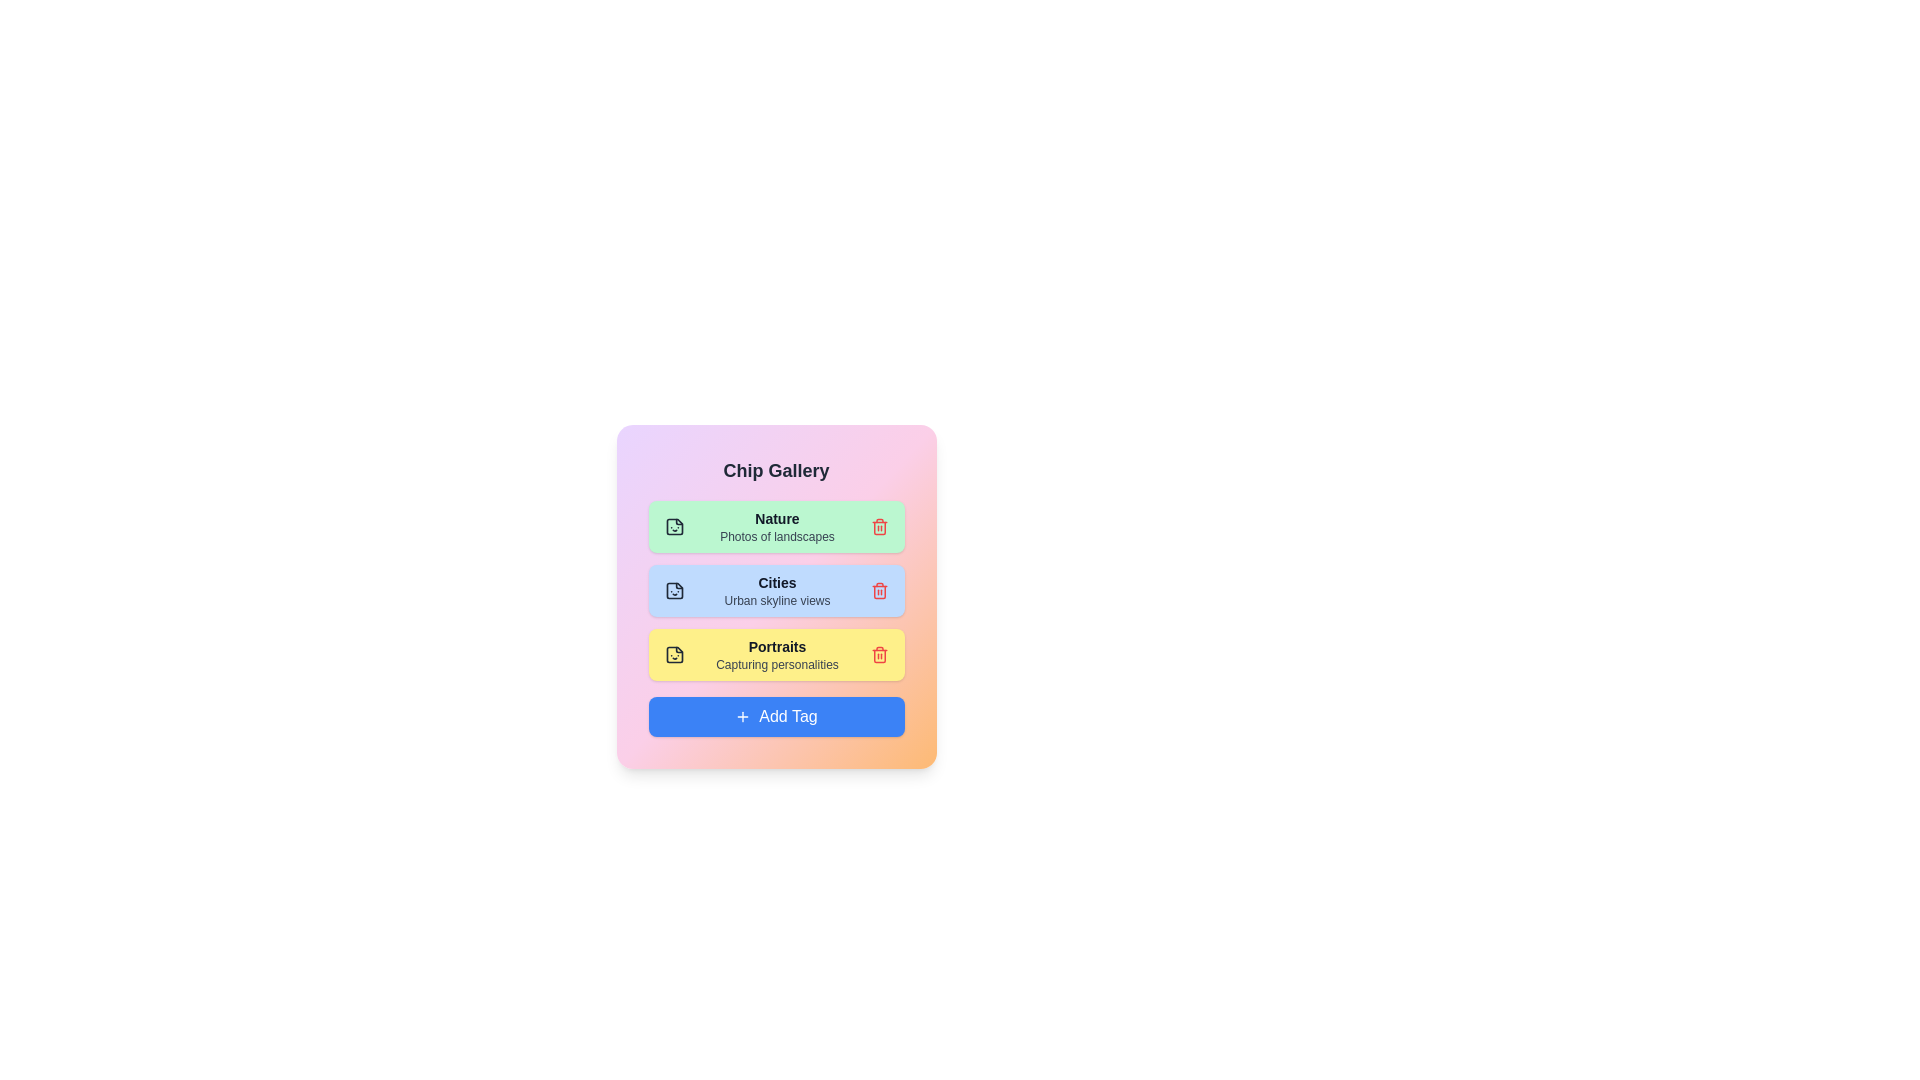 This screenshot has width=1920, height=1080. What do you see at coordinates (879, 526) in the screenshot?
I see `the delete button for the tag labeled 'Nature' to remove it` at bounding box center [879, 526].